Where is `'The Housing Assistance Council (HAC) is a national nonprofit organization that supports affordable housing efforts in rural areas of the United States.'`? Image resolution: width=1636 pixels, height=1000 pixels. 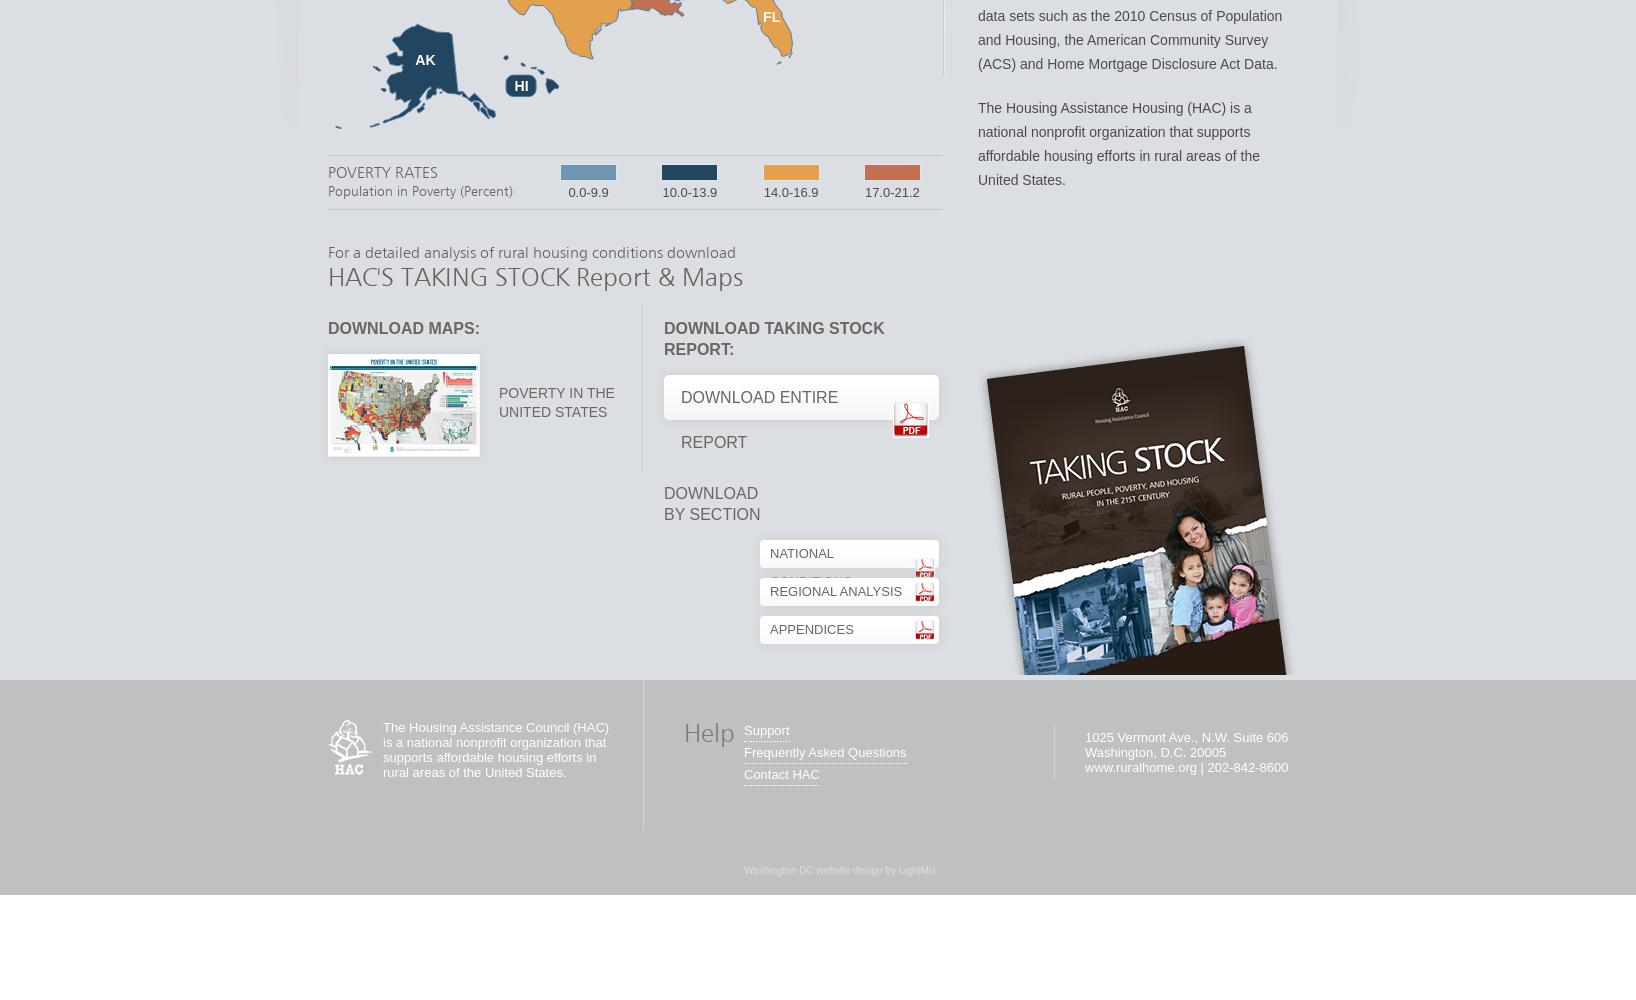
'The Housing Assistance Council (HAC) is a national nonprofit organization that supports affordable housing efforts in rural areas of the United States.' is located at coordinates (496, 750).